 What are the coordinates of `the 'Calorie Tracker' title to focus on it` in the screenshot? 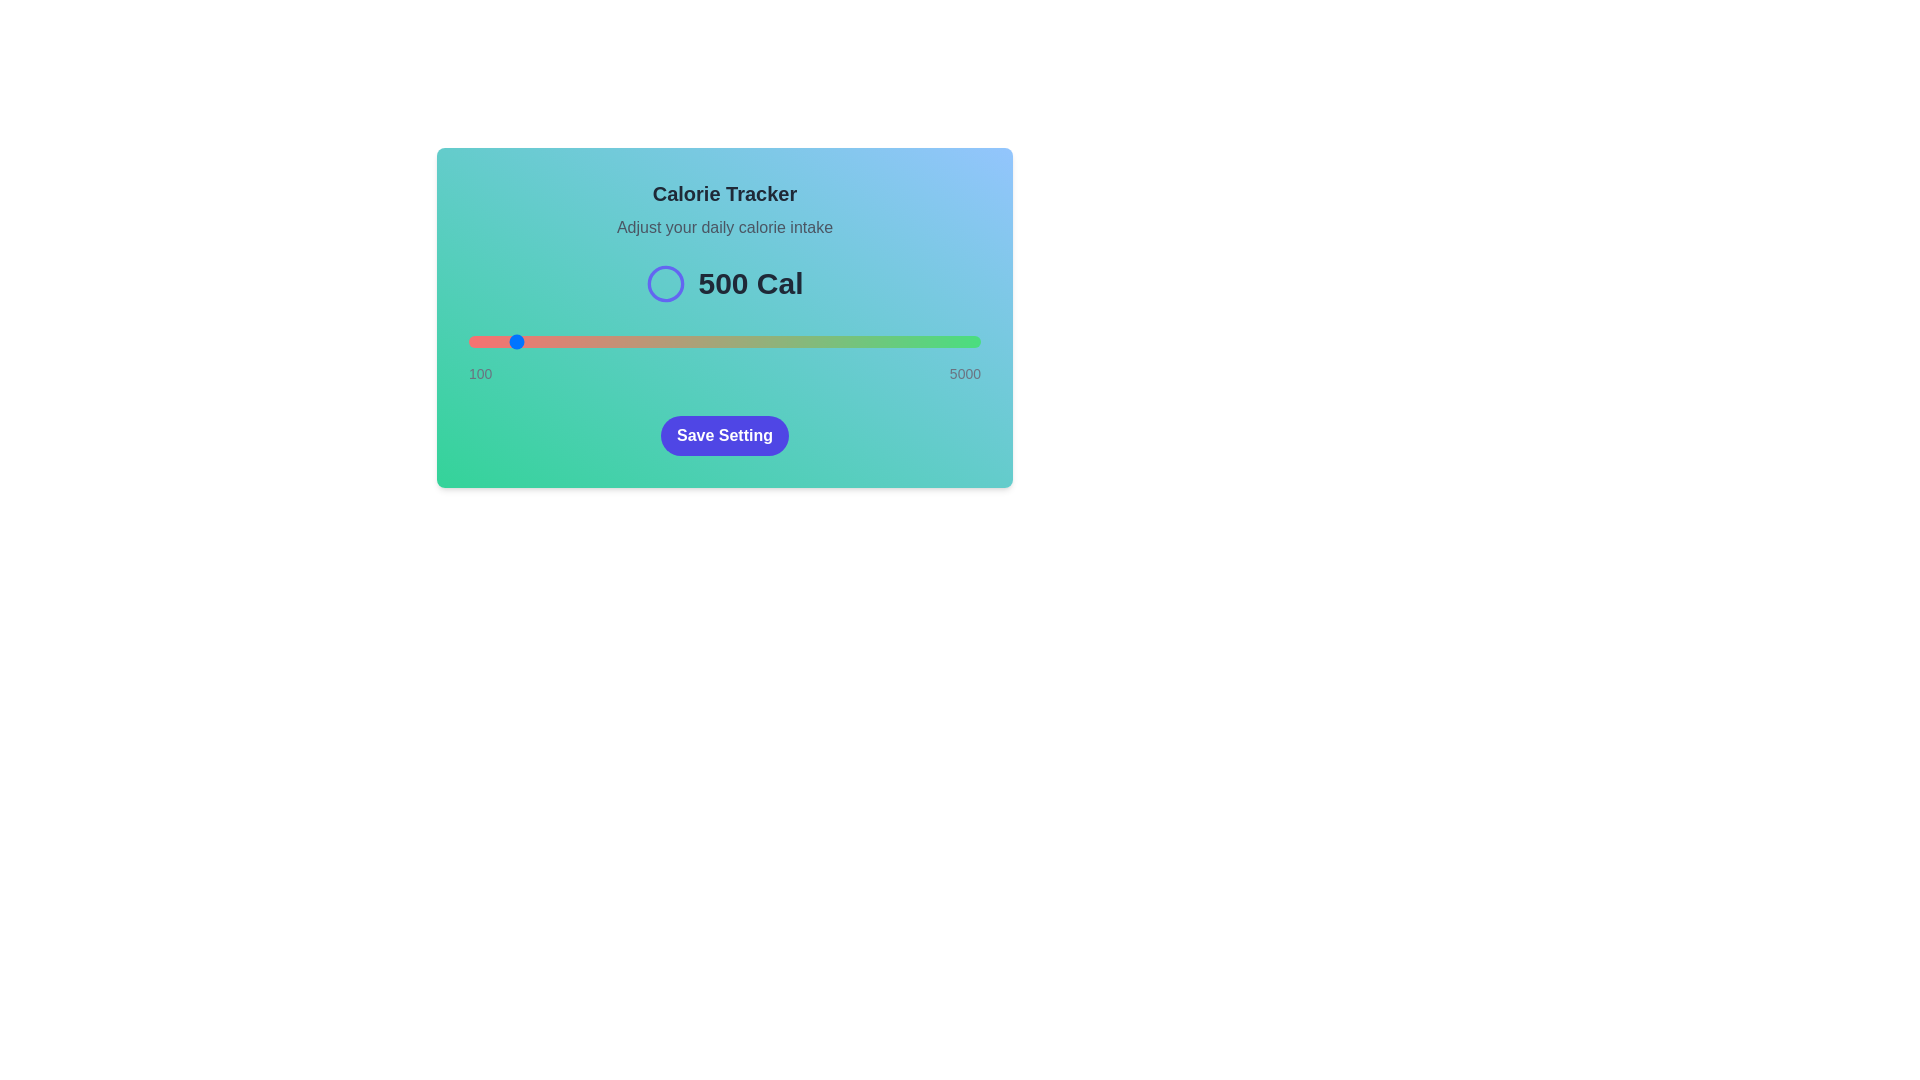 It's located at (723, 193).